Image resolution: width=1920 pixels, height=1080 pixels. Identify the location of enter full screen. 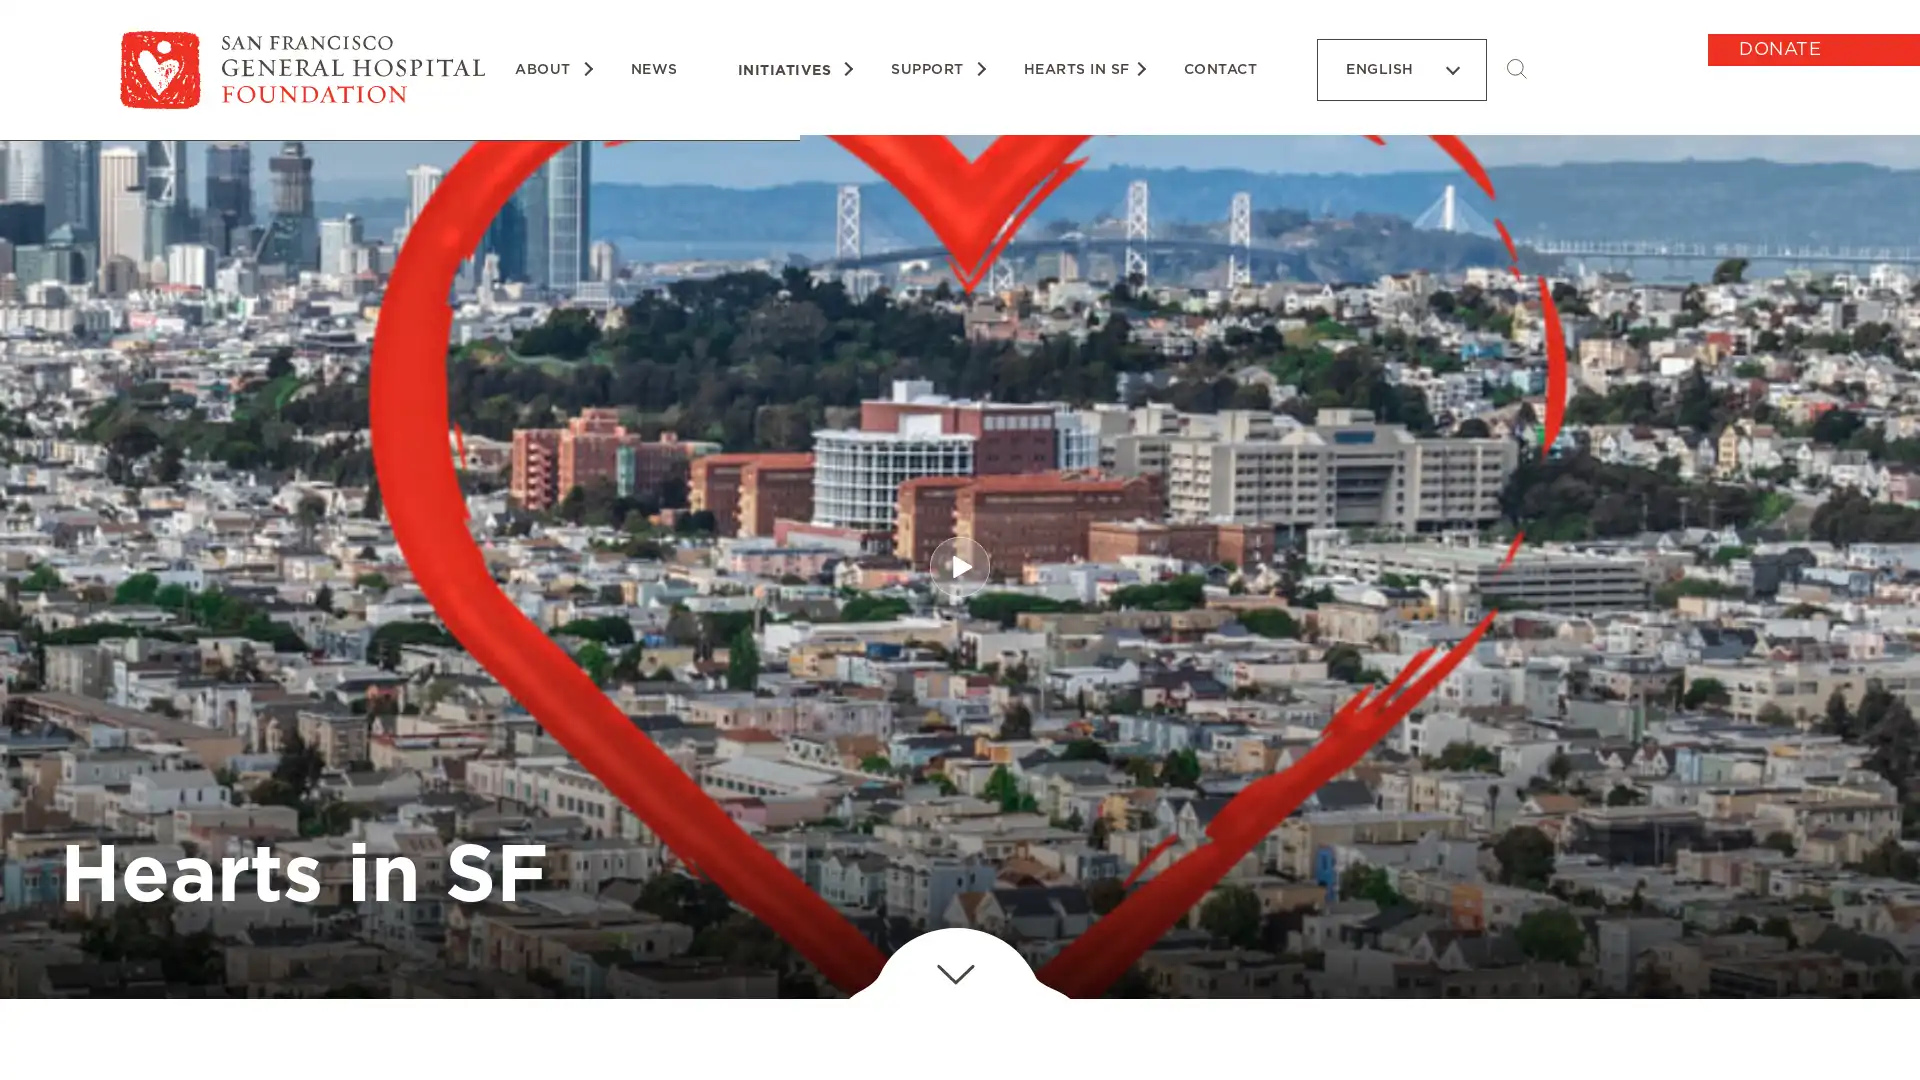
(1808, 942).